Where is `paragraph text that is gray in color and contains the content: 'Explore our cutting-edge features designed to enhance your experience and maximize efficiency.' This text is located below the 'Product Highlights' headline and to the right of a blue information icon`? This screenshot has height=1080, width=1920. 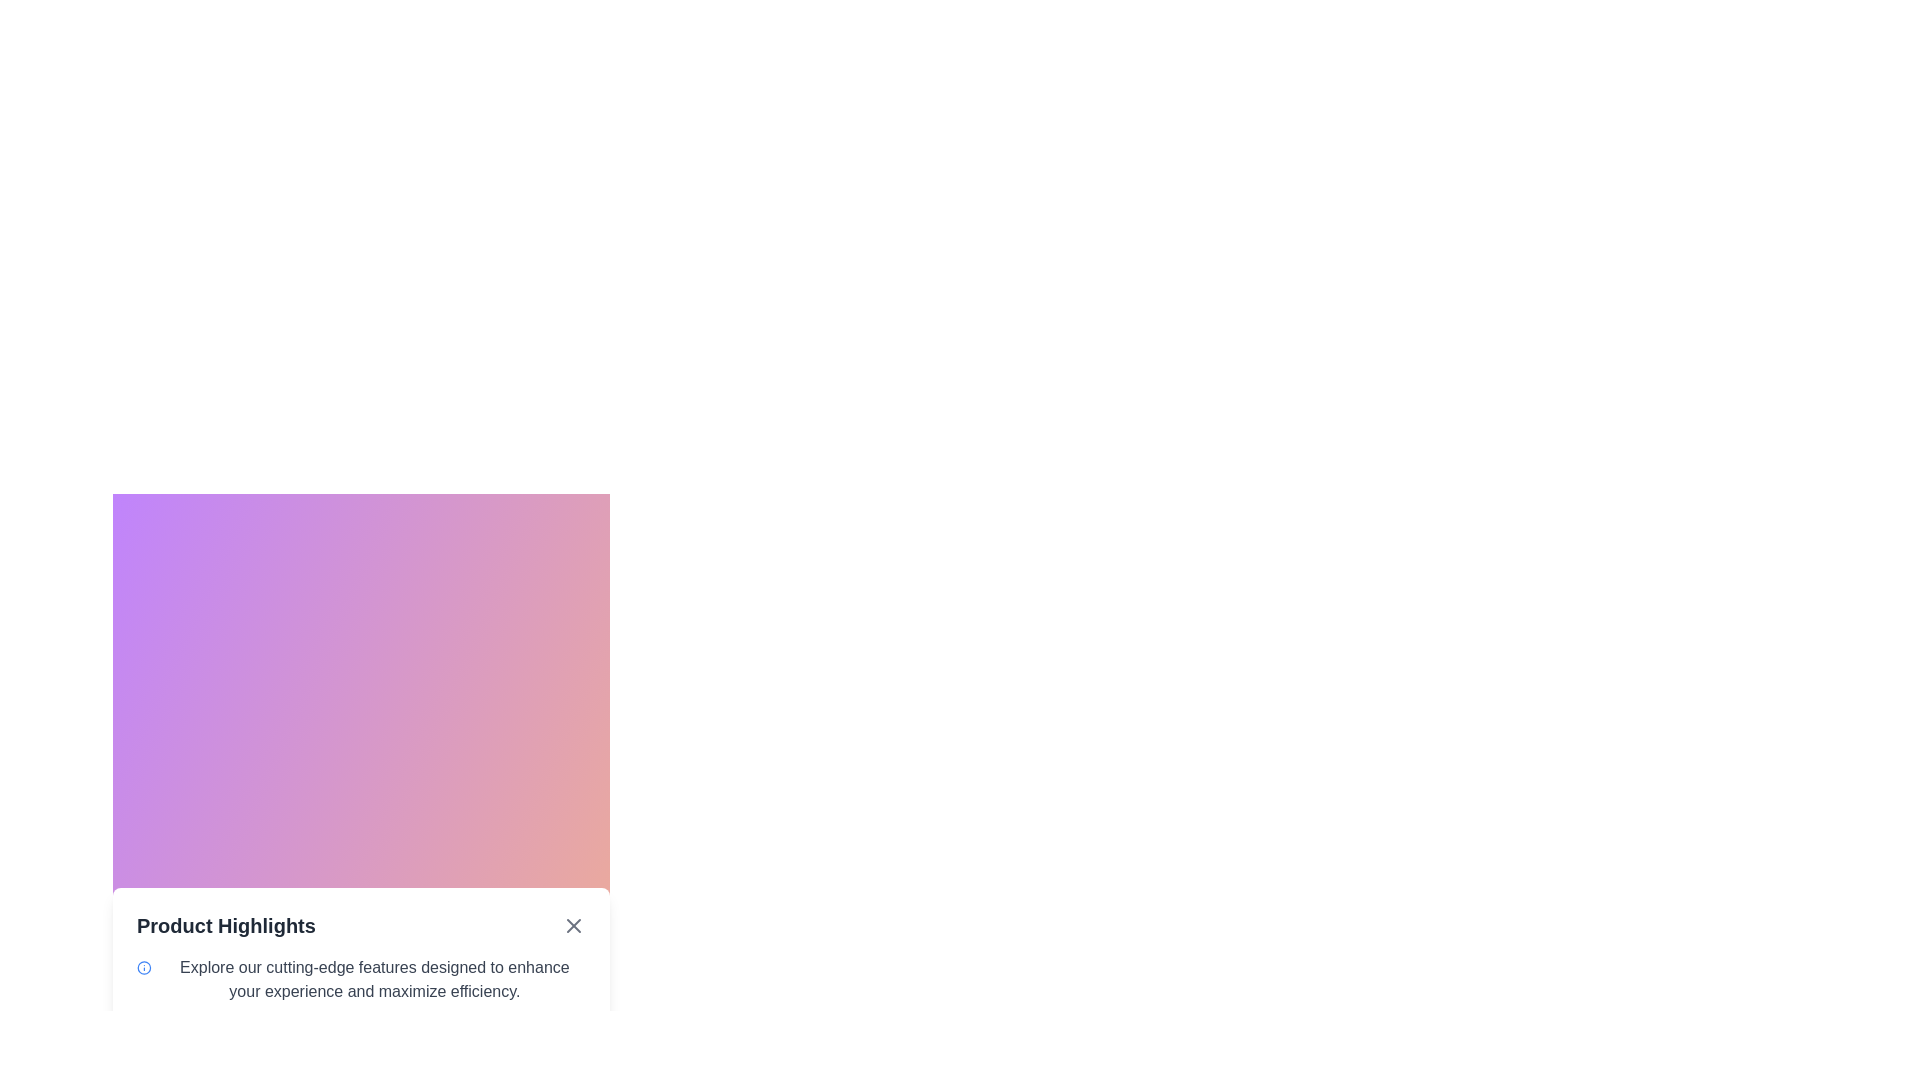
paragraph text that is gray in color and contains the content: 'Explore our cutting-edge features designed to enhance your experience and maximize efficiency.' This text is located below the 'Product Highlights' headline and to the right of a blue information icon is located at coordinates (374, 978).